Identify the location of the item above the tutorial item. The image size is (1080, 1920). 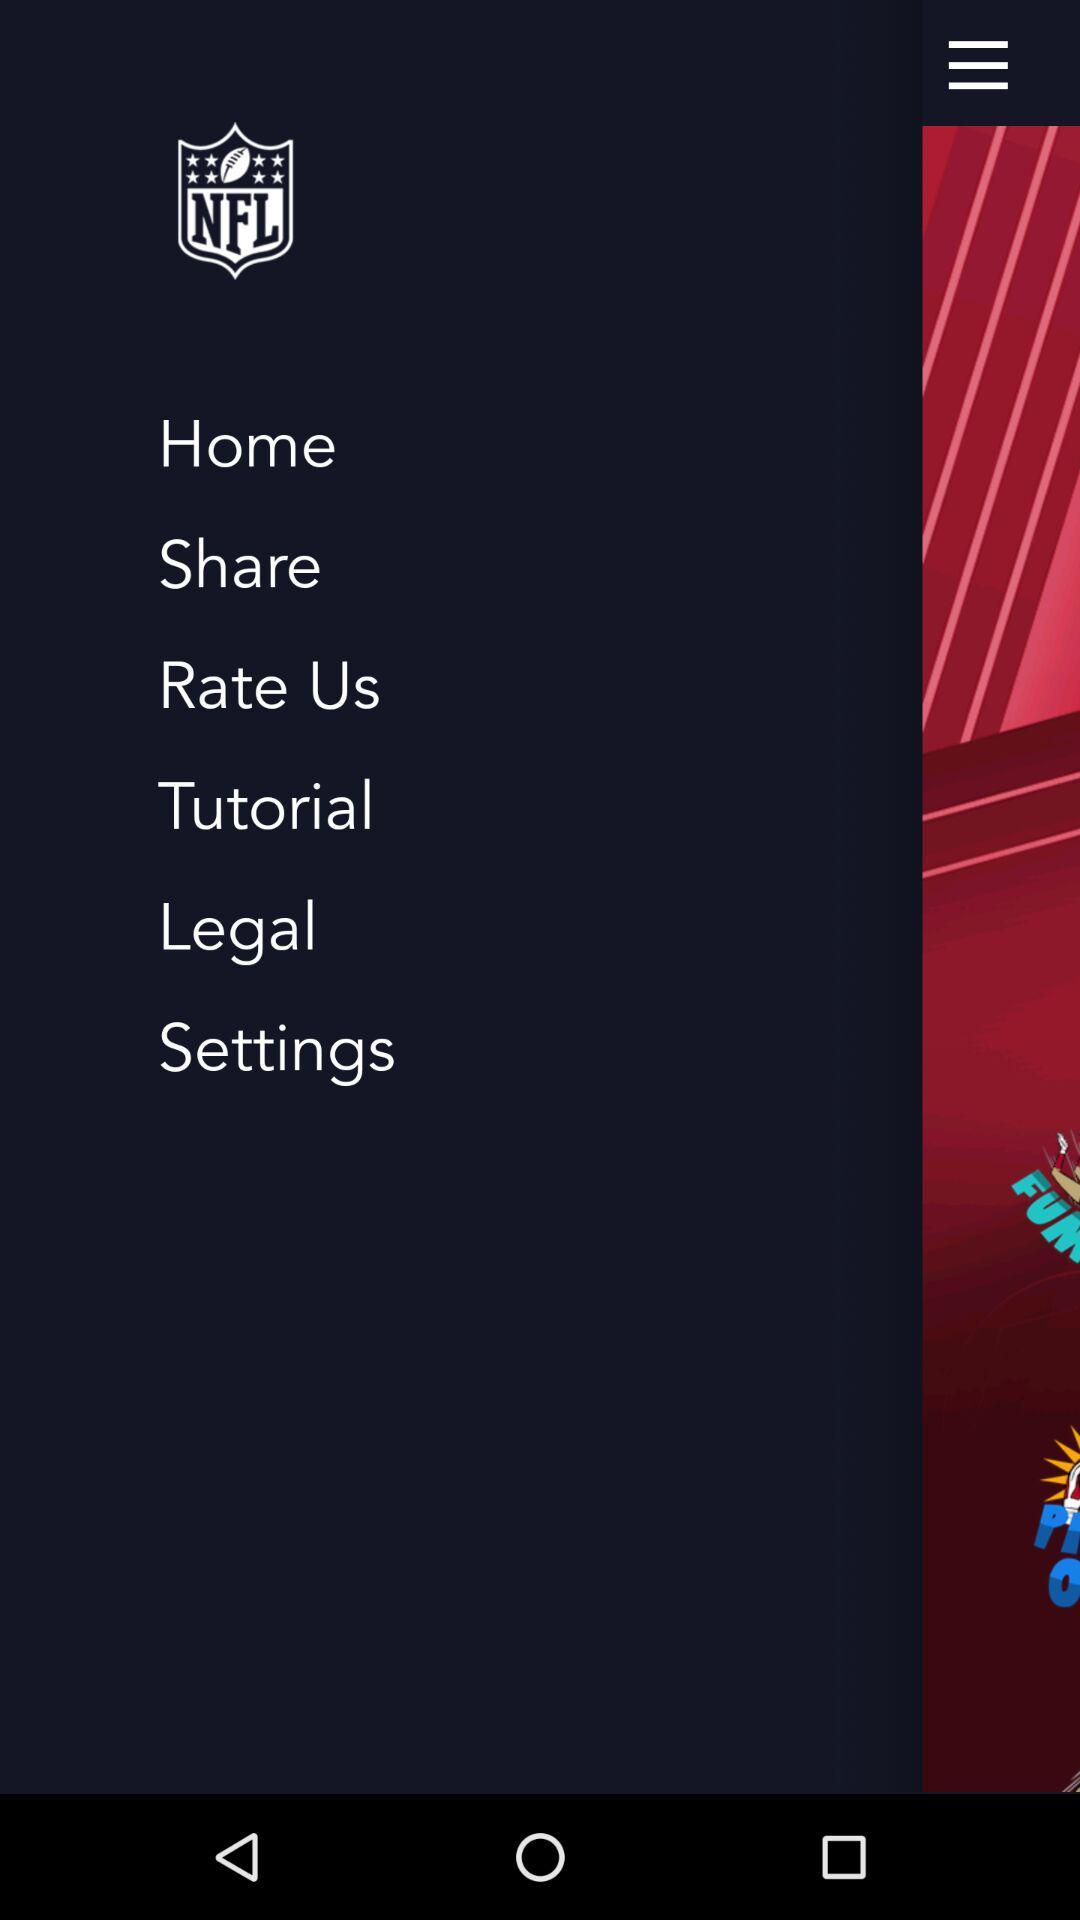
(267, 686).